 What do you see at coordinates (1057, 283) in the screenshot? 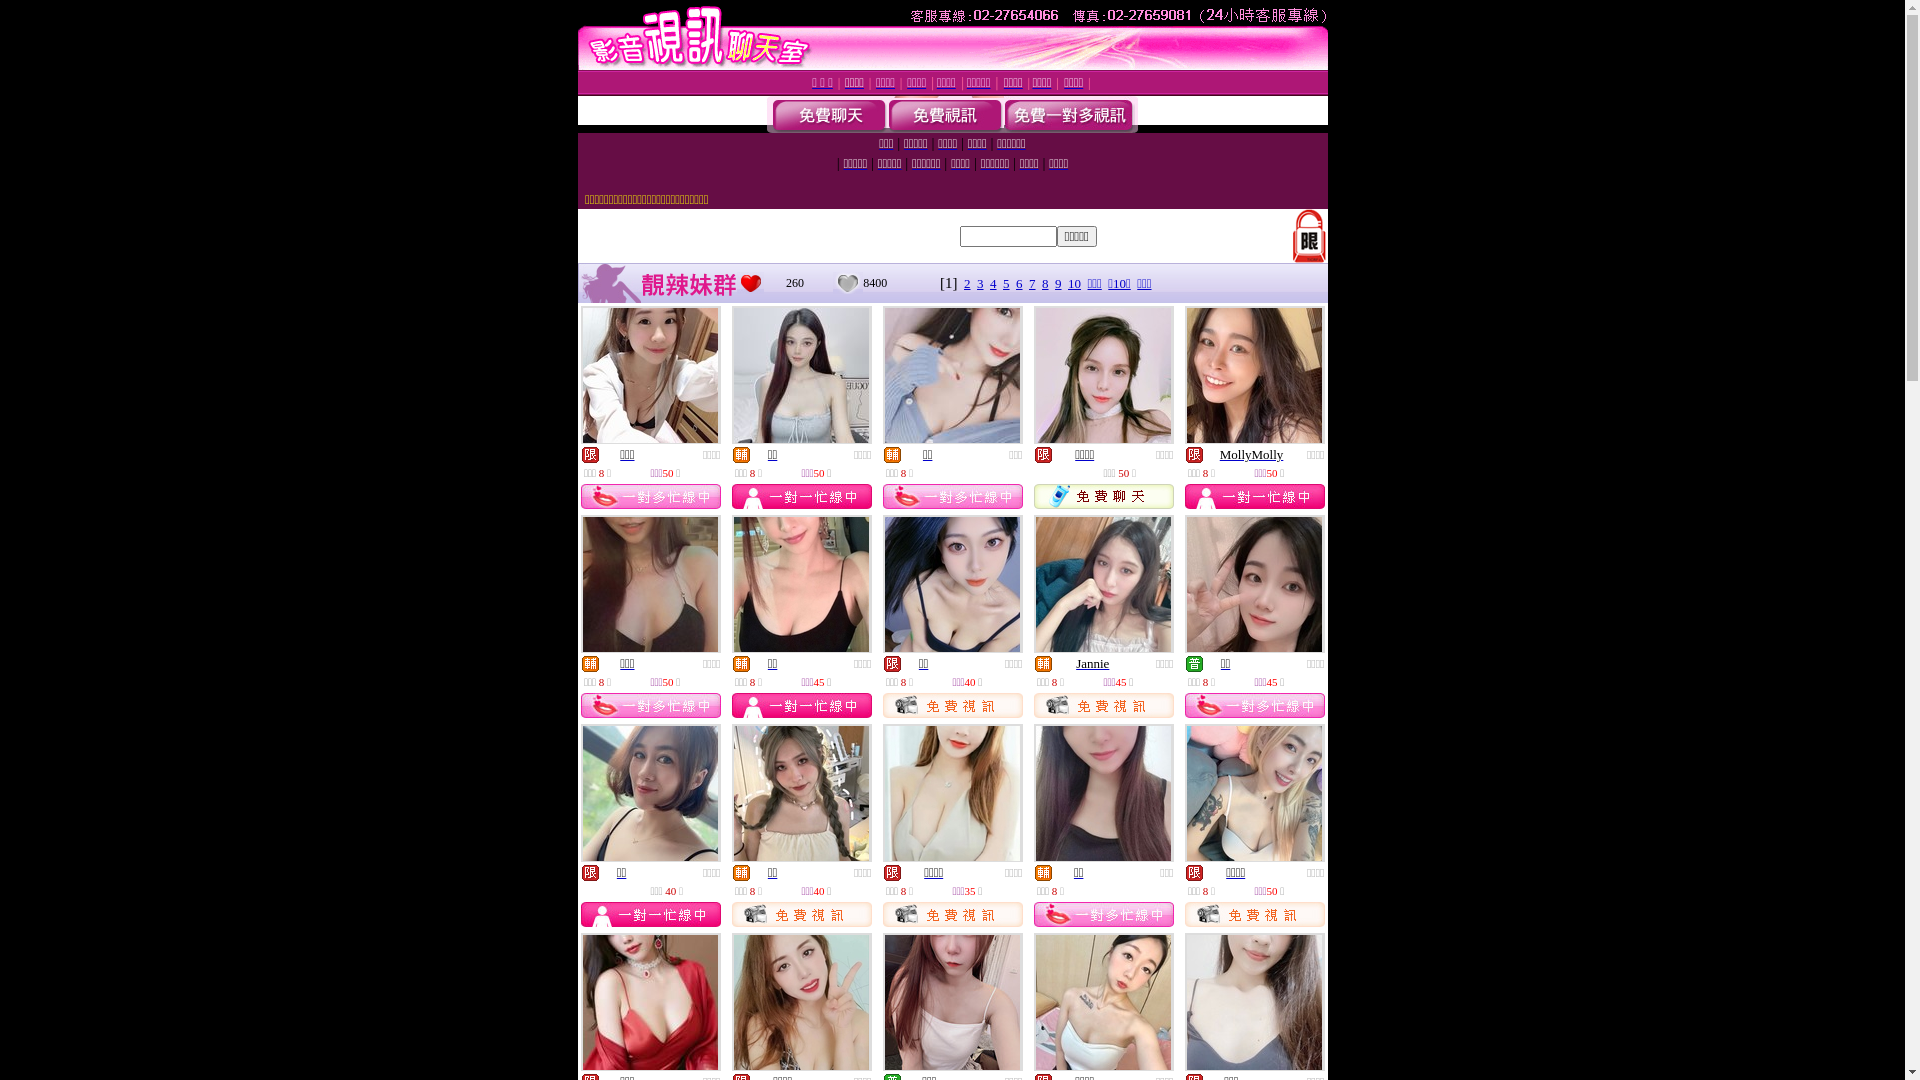
I see `'9'` at bounding box center [1057, 283].